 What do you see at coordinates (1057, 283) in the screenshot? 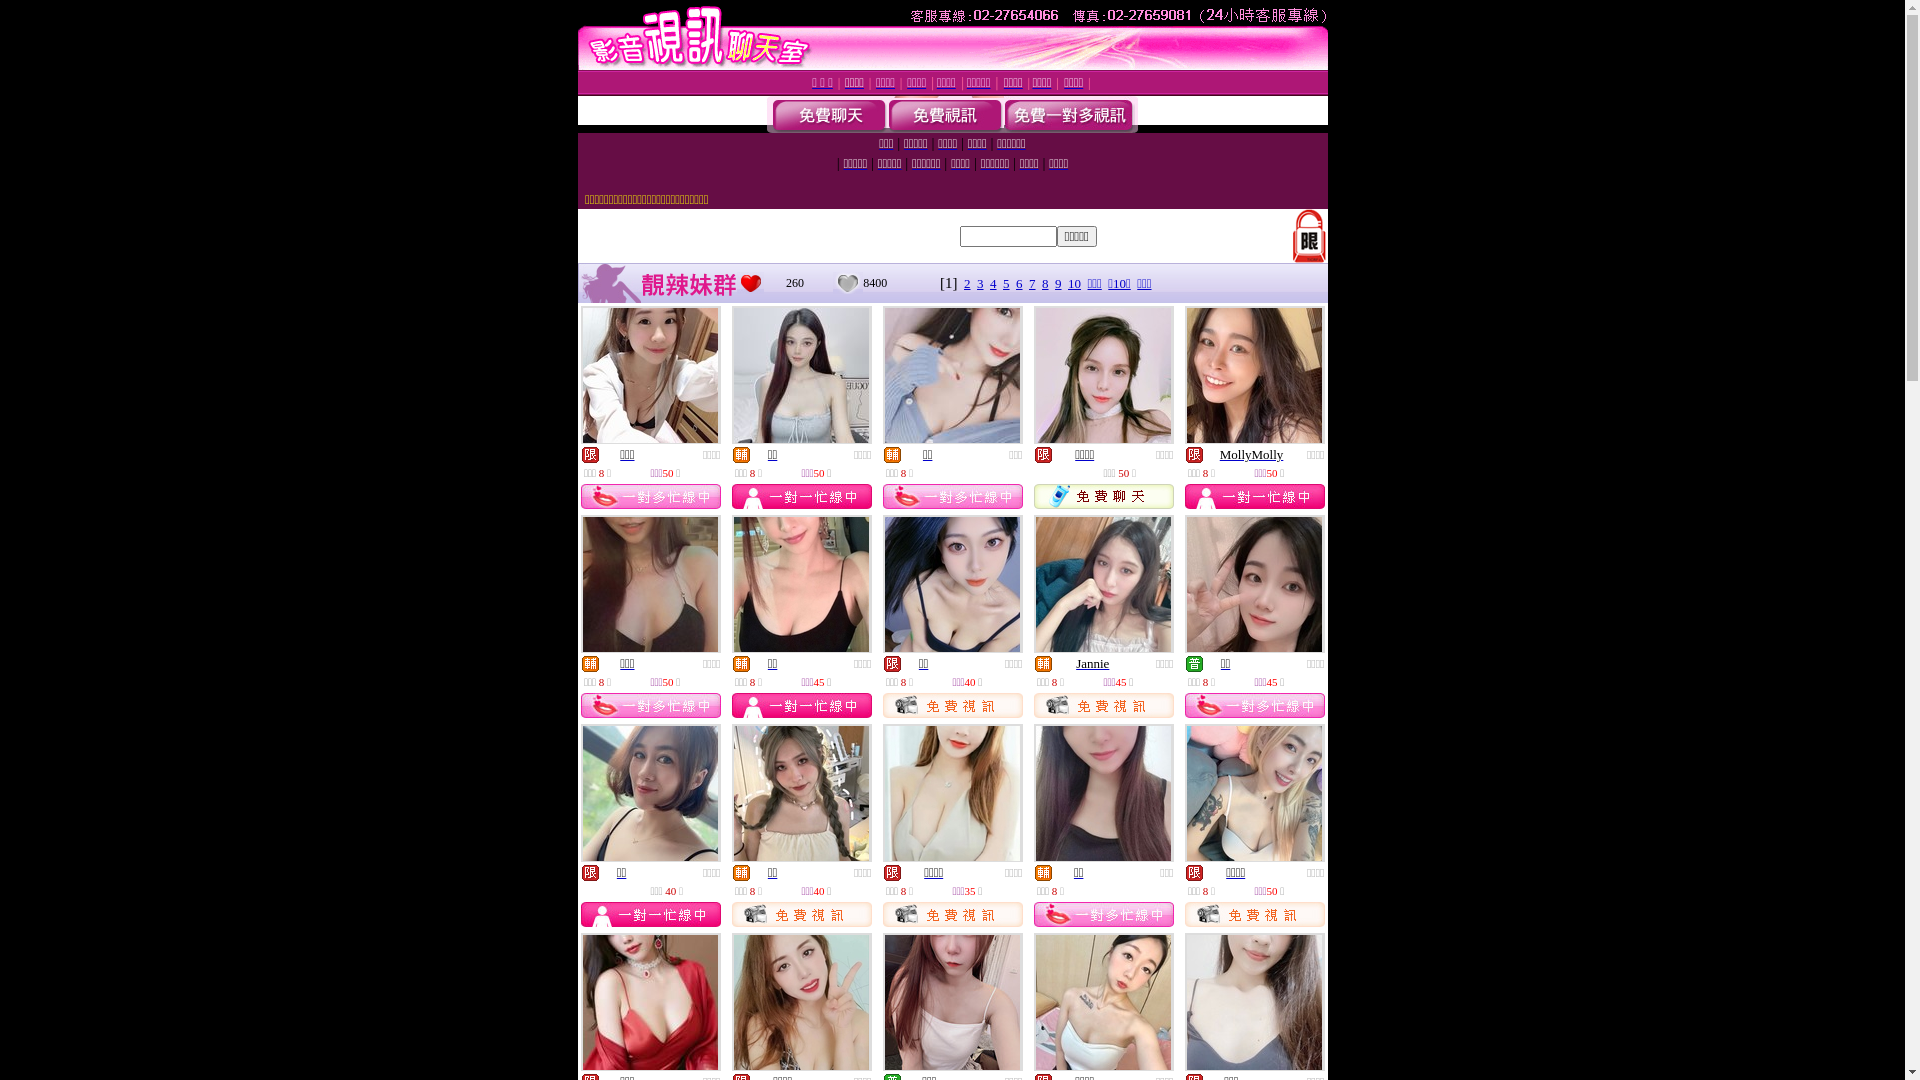
I see `'9'` at bounding box center [1057, 283].